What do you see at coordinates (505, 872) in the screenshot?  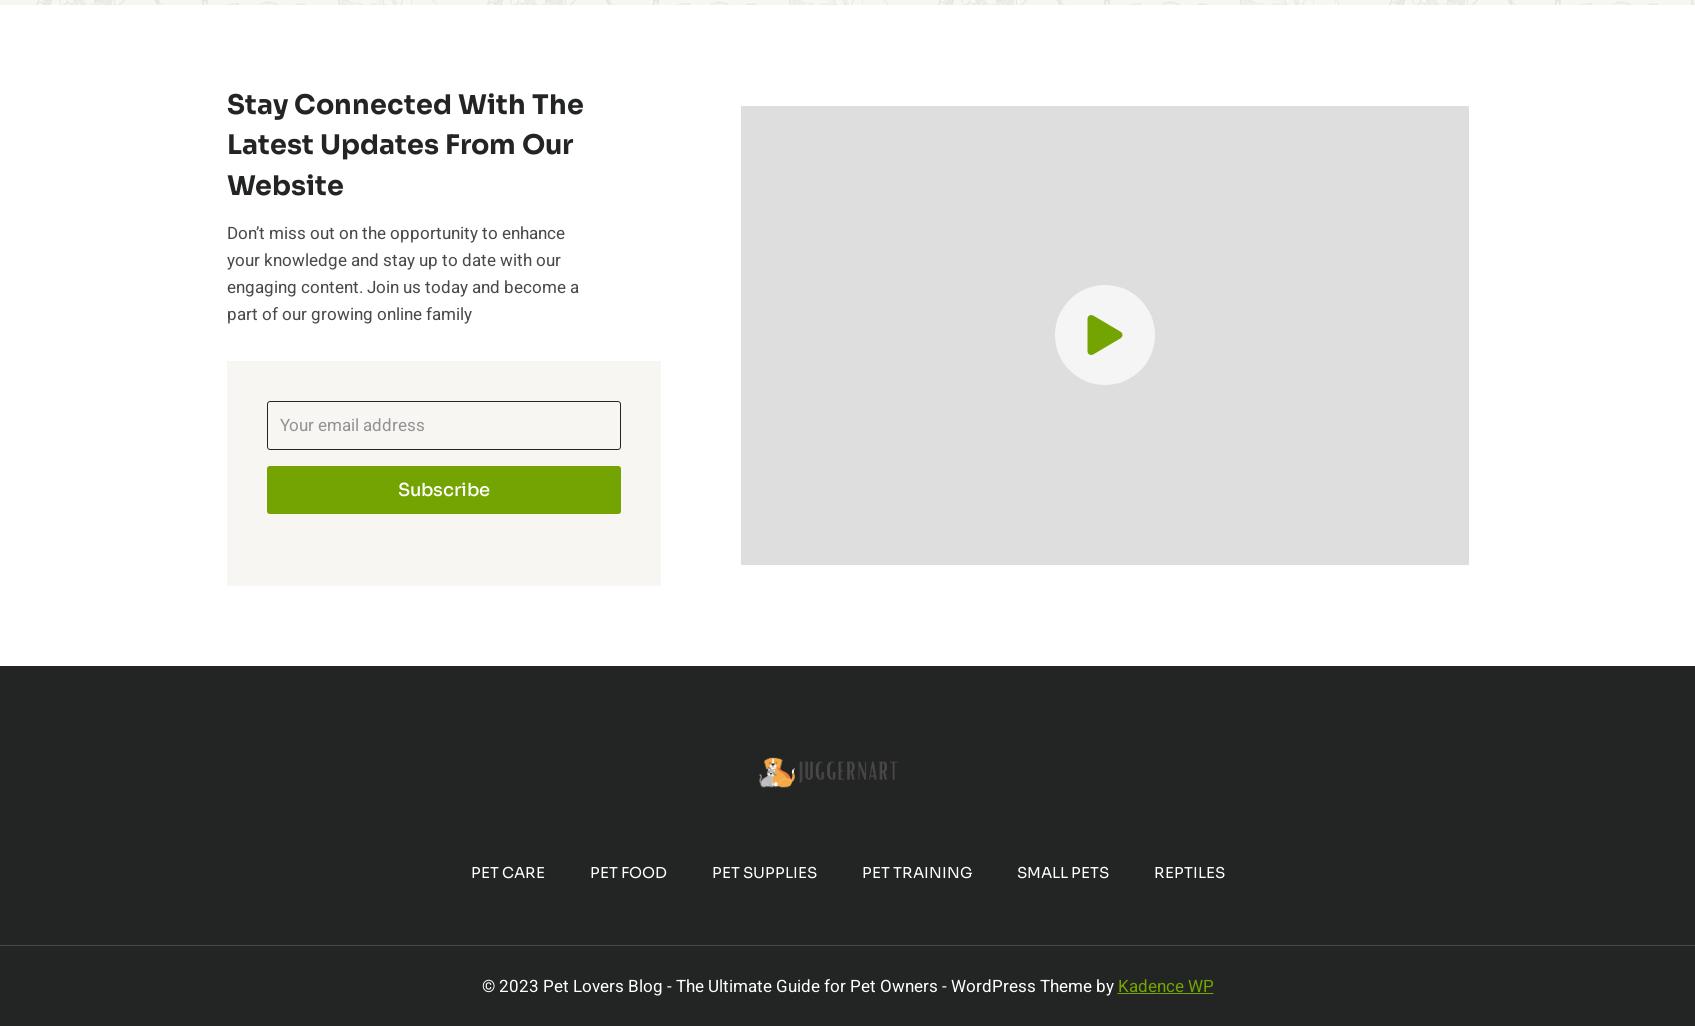 I see `'Pet Care'` at bounding box center [505, 872].